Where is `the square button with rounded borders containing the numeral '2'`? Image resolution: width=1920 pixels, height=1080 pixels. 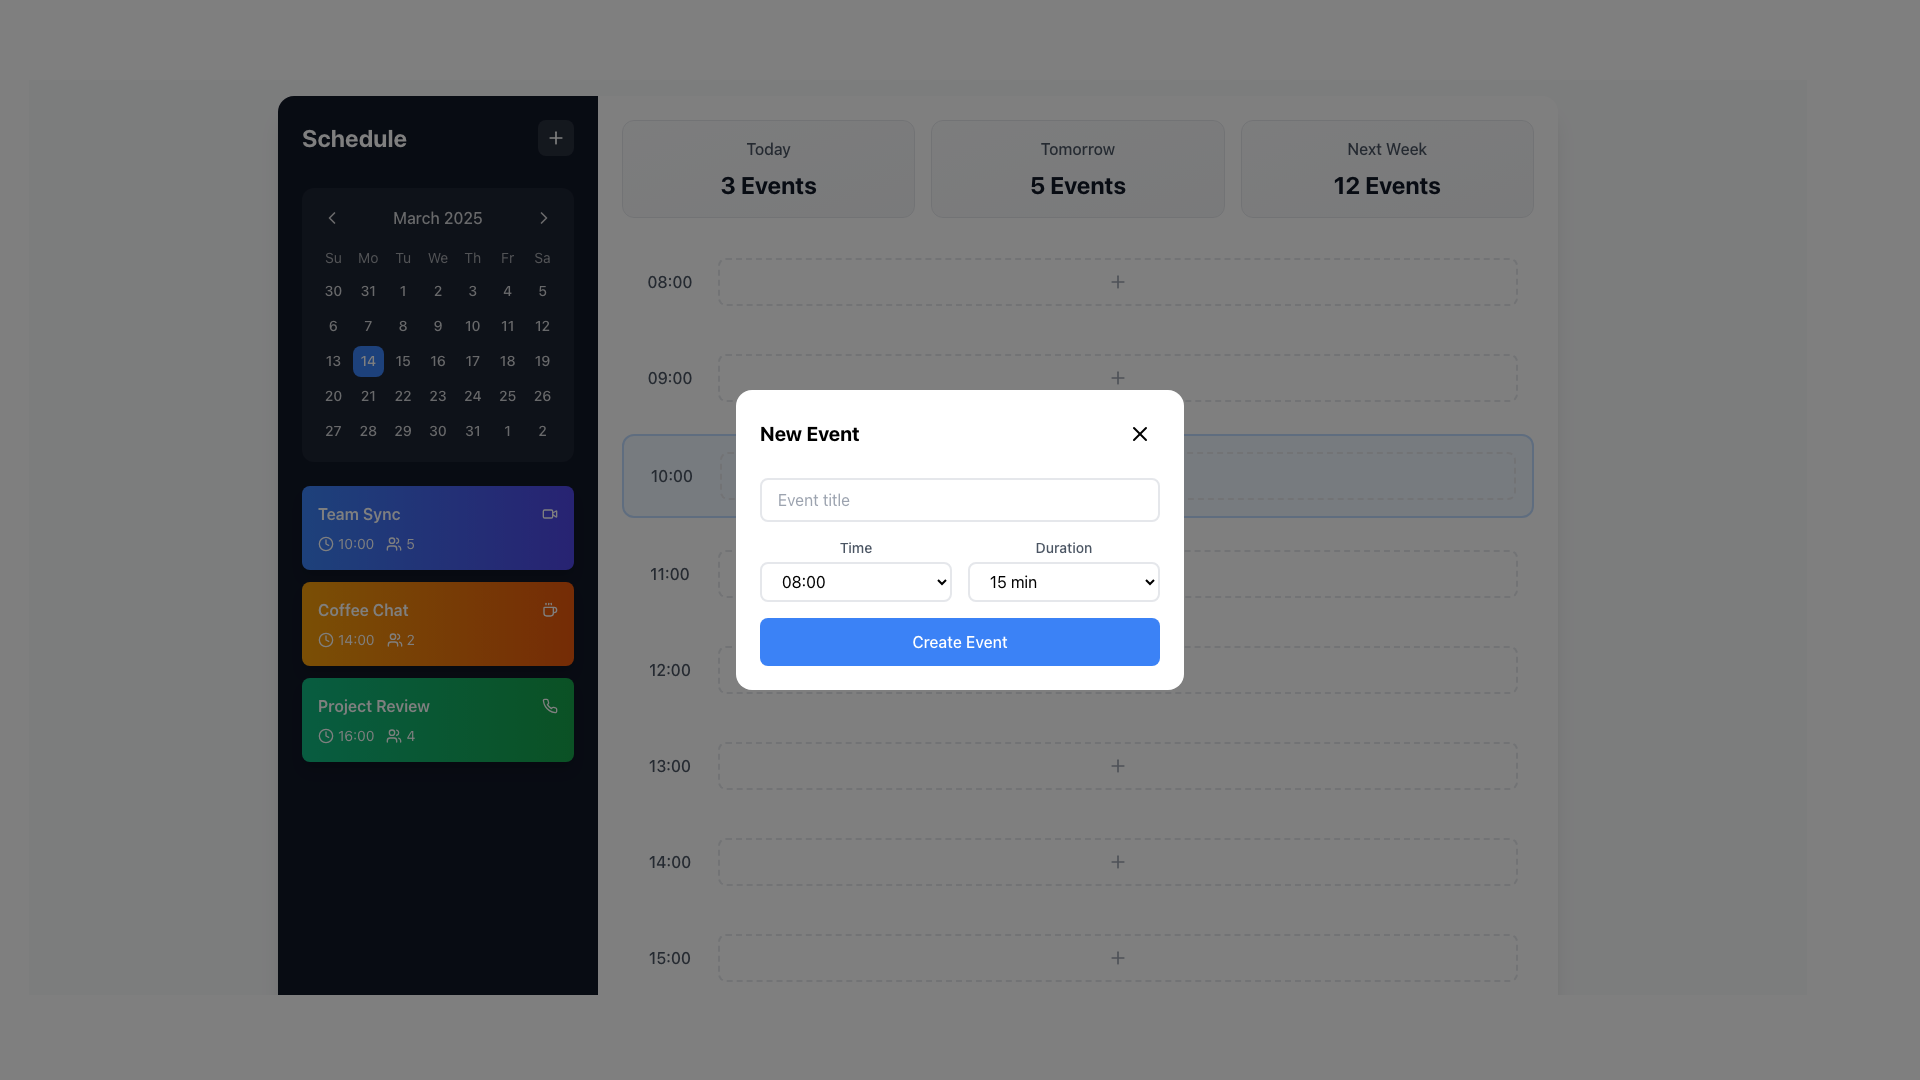
the square button with rounded borders containing the numeral '2' is located at coordinates (542, 429).